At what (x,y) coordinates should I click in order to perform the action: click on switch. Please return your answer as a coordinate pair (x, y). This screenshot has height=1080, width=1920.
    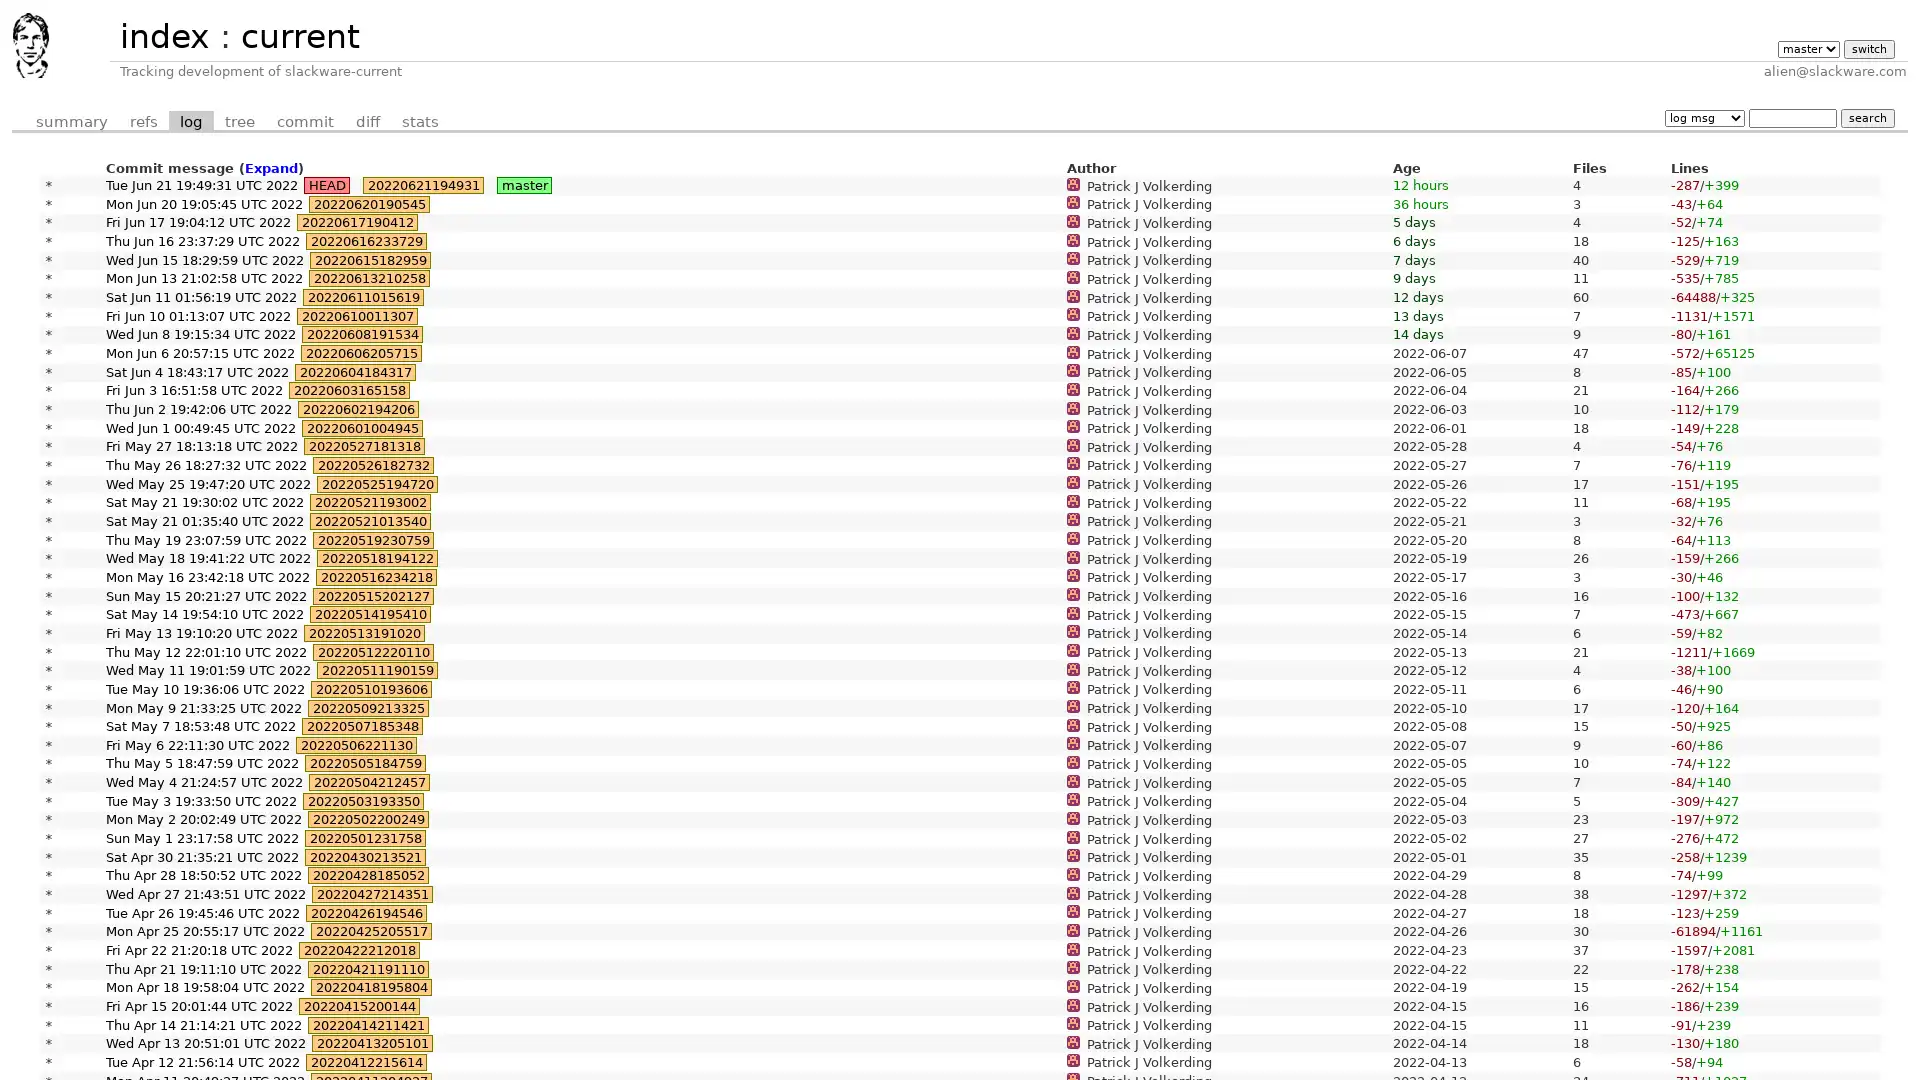
    Looking at the image, I should click on (1867, 47).